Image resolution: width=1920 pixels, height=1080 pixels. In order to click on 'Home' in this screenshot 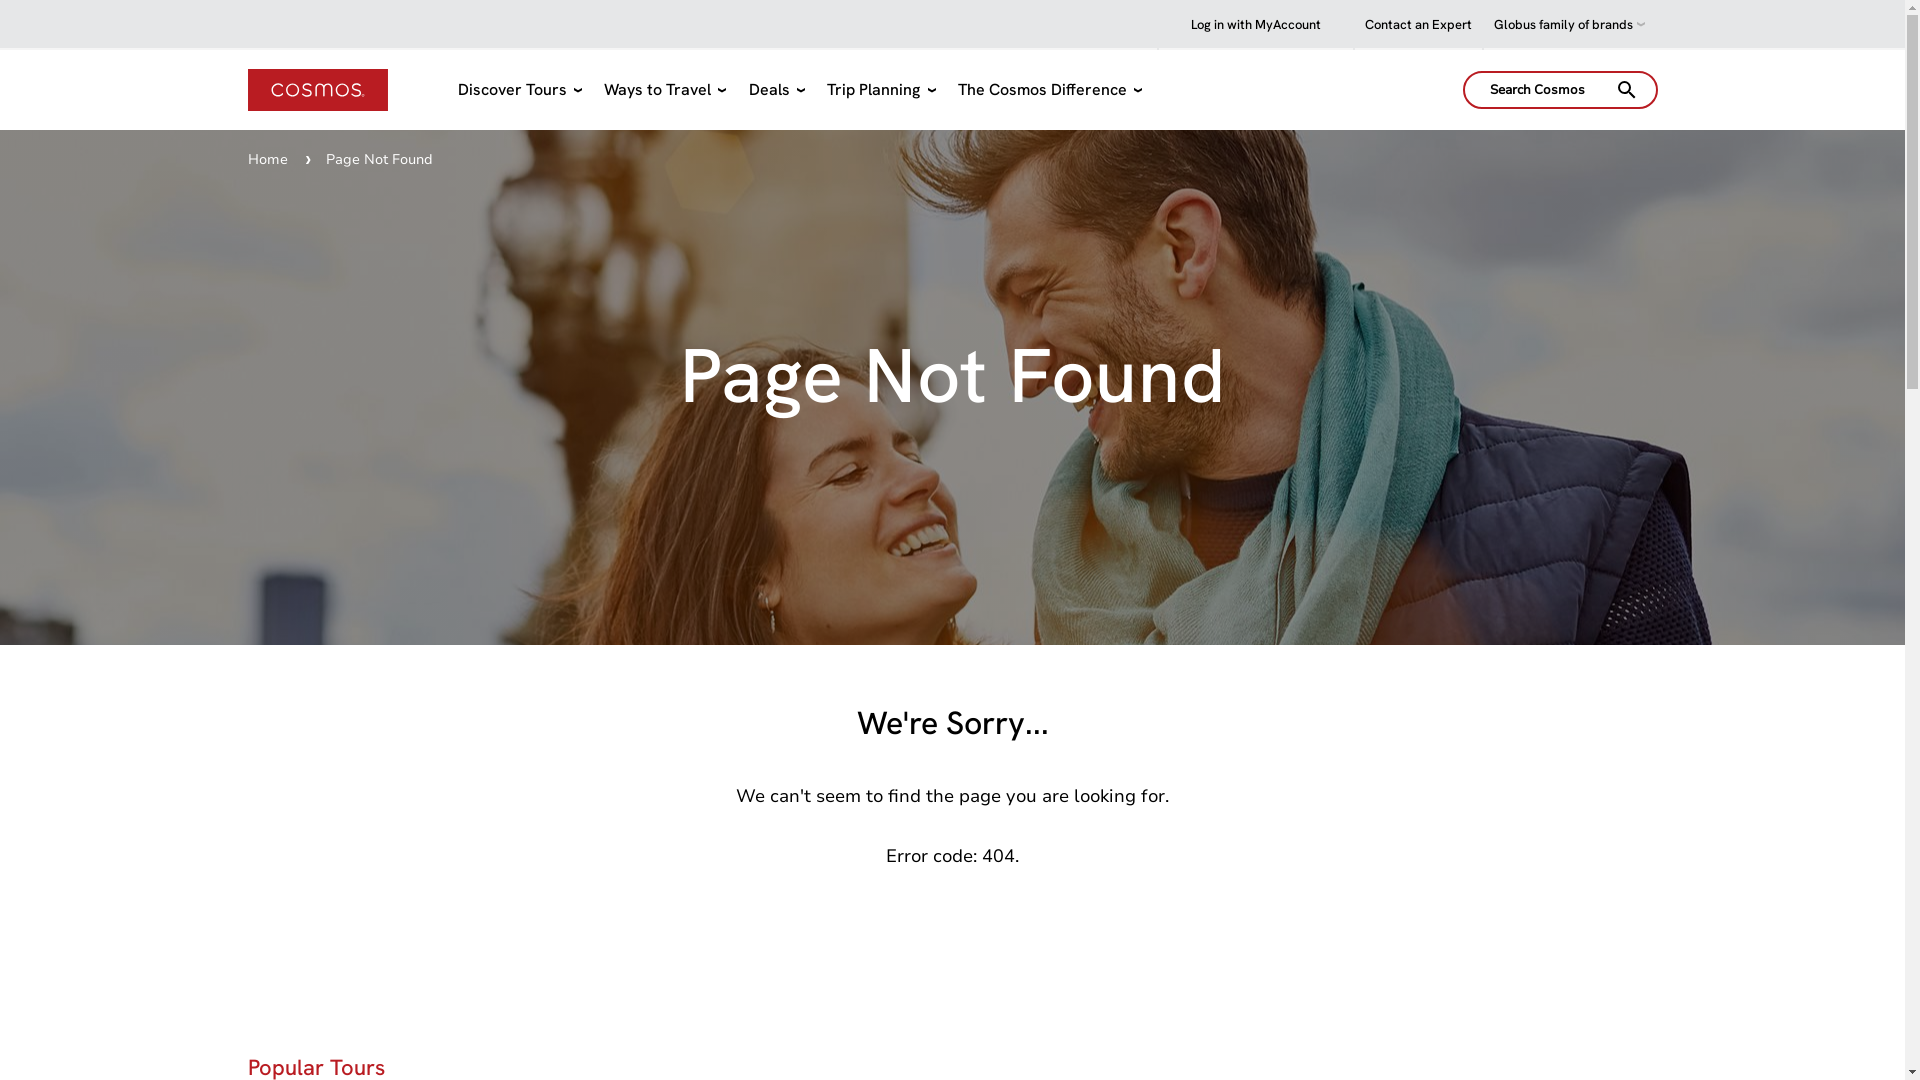, I will do `click(267, 158)`.